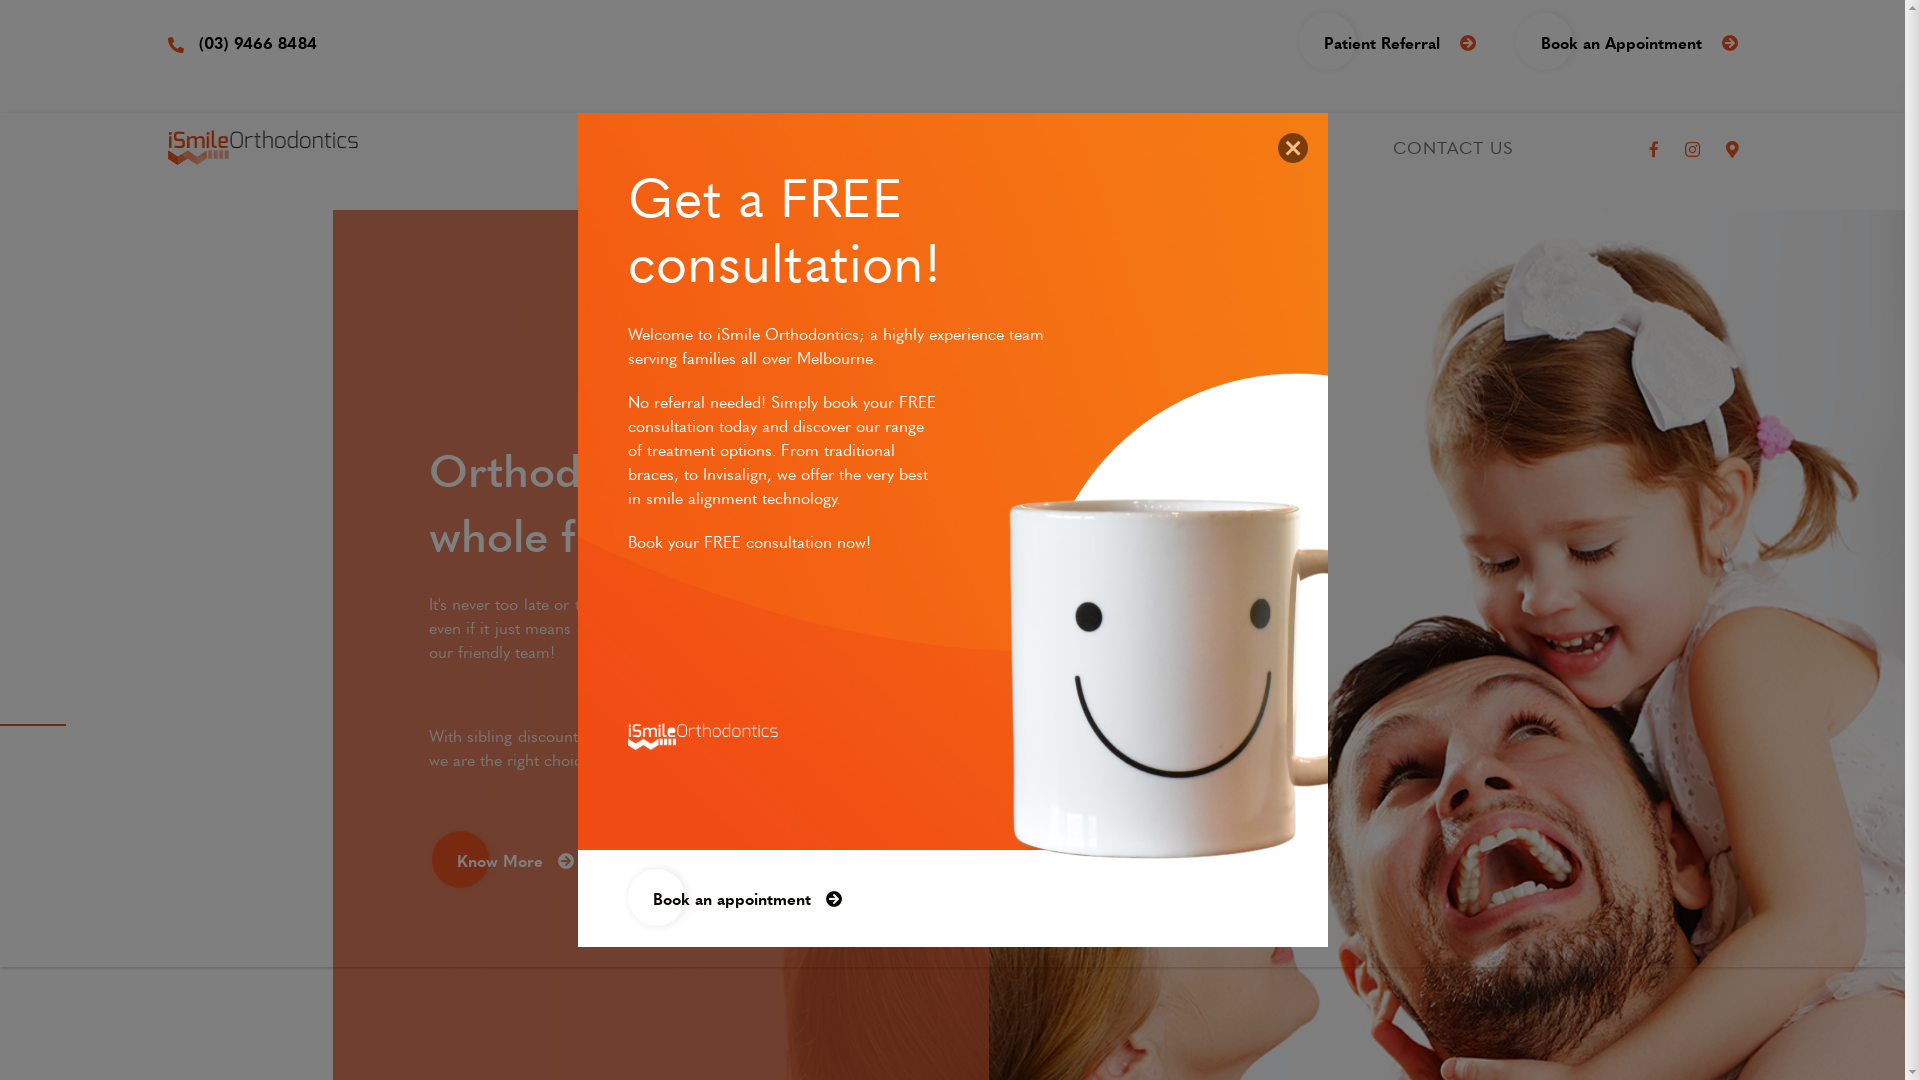  What do you see at coordinates (672, 146) in the screenshot?
I see `'ABOUT US'` at bounding box center [672, 146].